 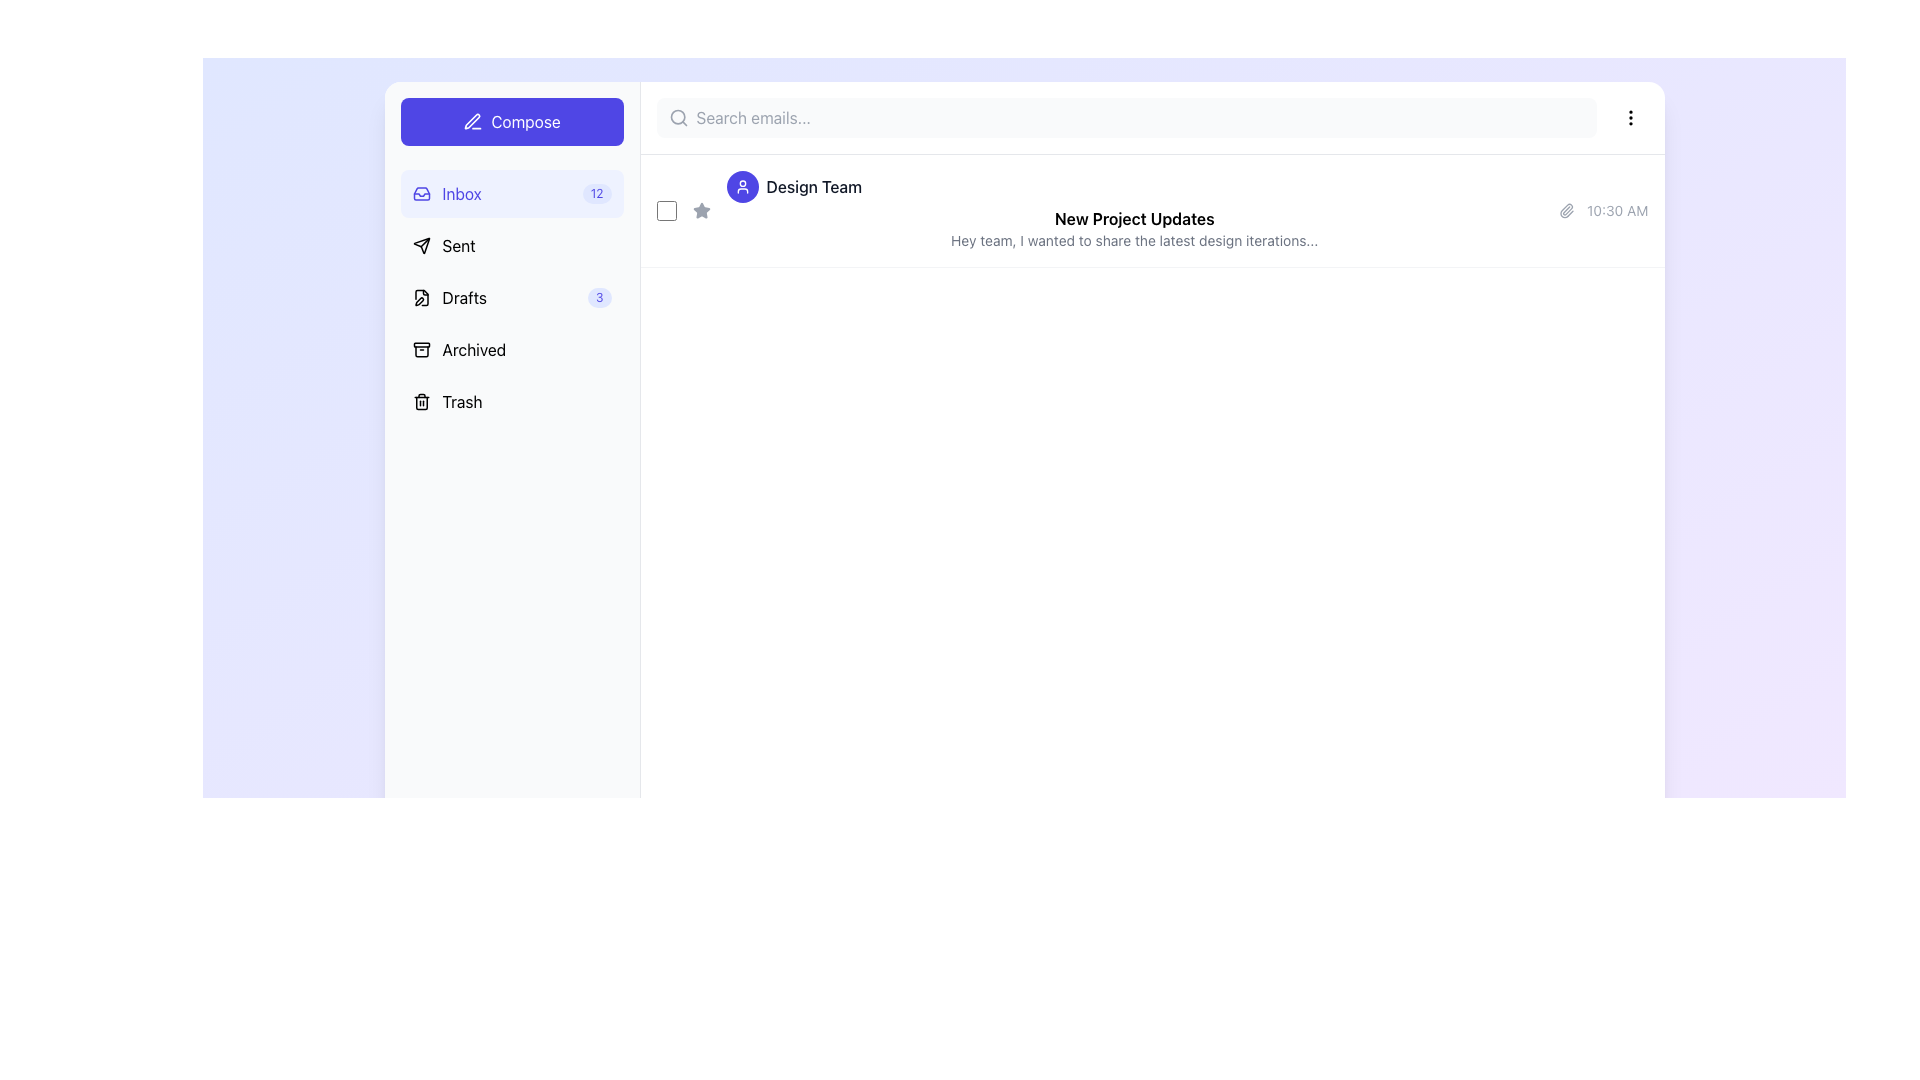 I want to click on text label 'New Project Updates' which is styled in bold and located below the sender's name (Design Team), so click(x=1134, y=219).